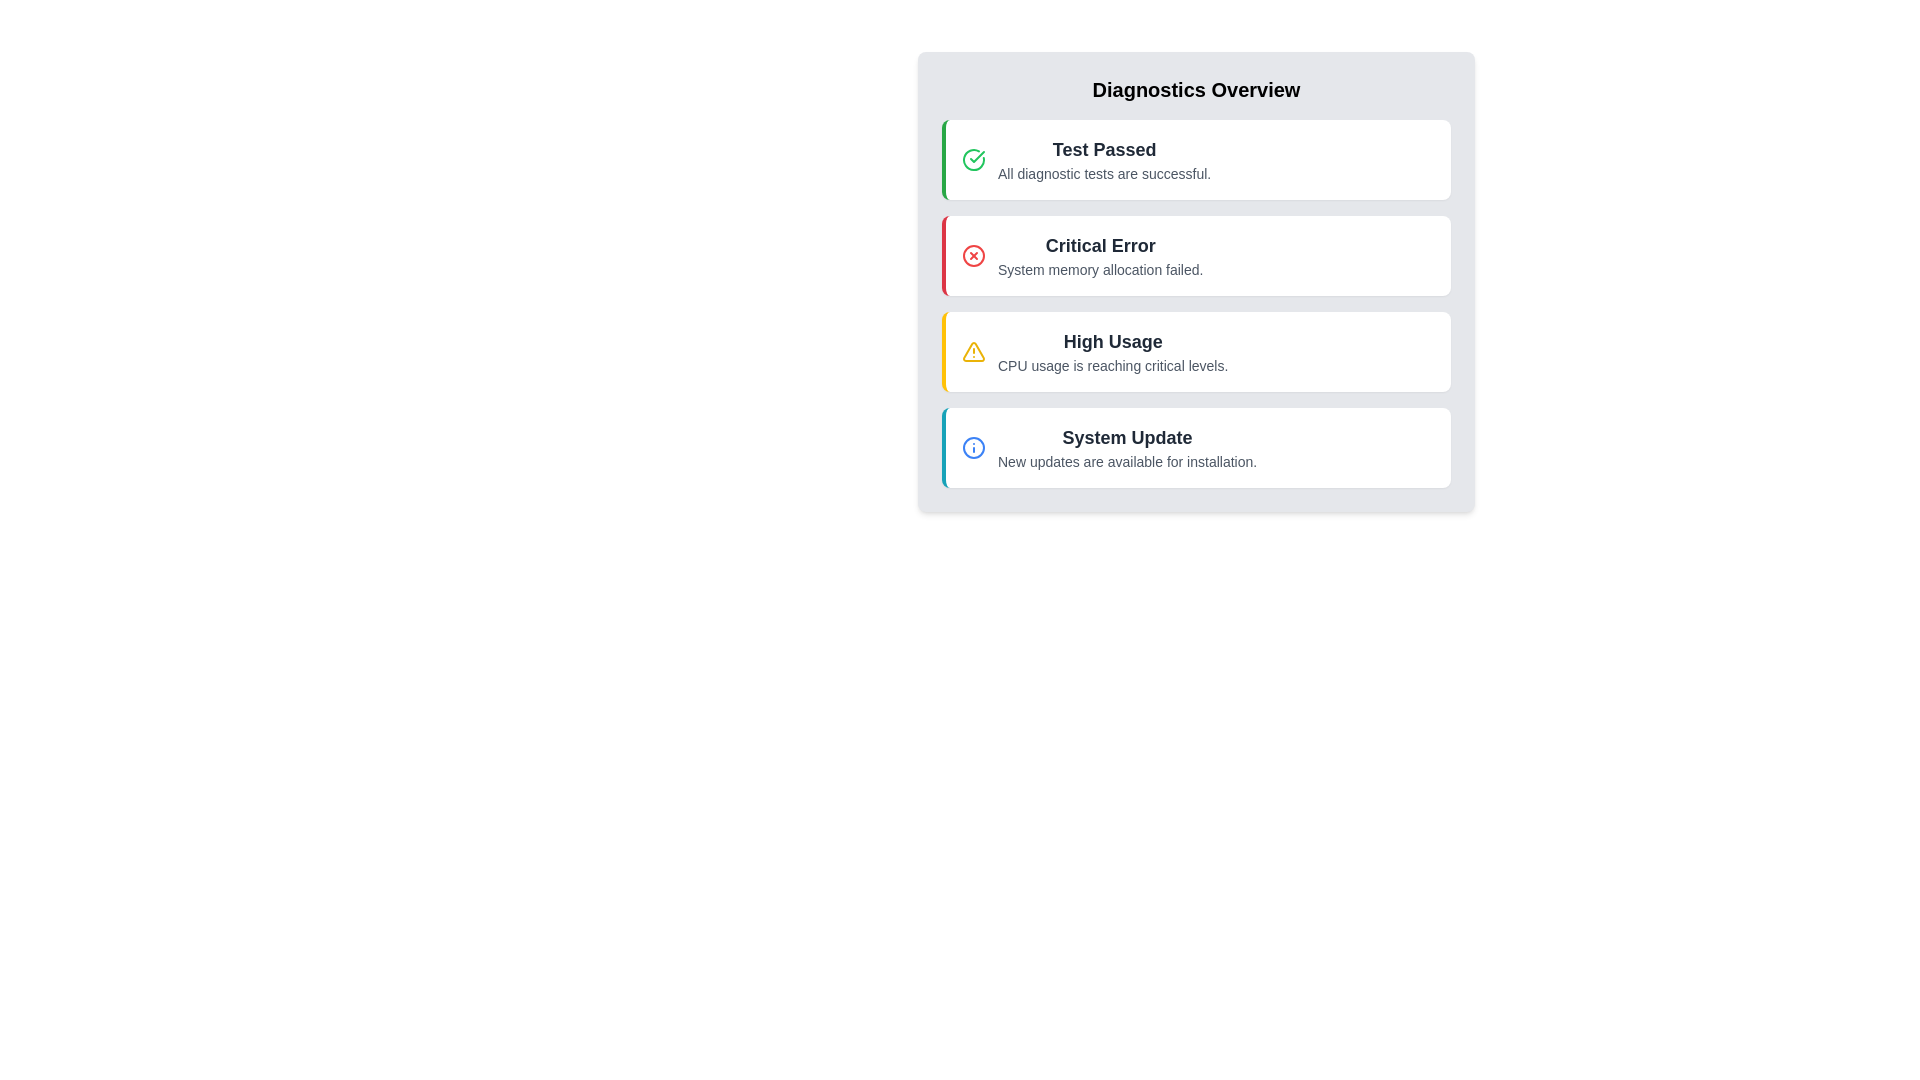 The height and width of the screenshot is (1080, 1920). I want to click on the Text Label that serves as the title for the informational module about system updates, positioned centrally above the explanatory text 'New updates are available for installation.', so click(1127, 437).